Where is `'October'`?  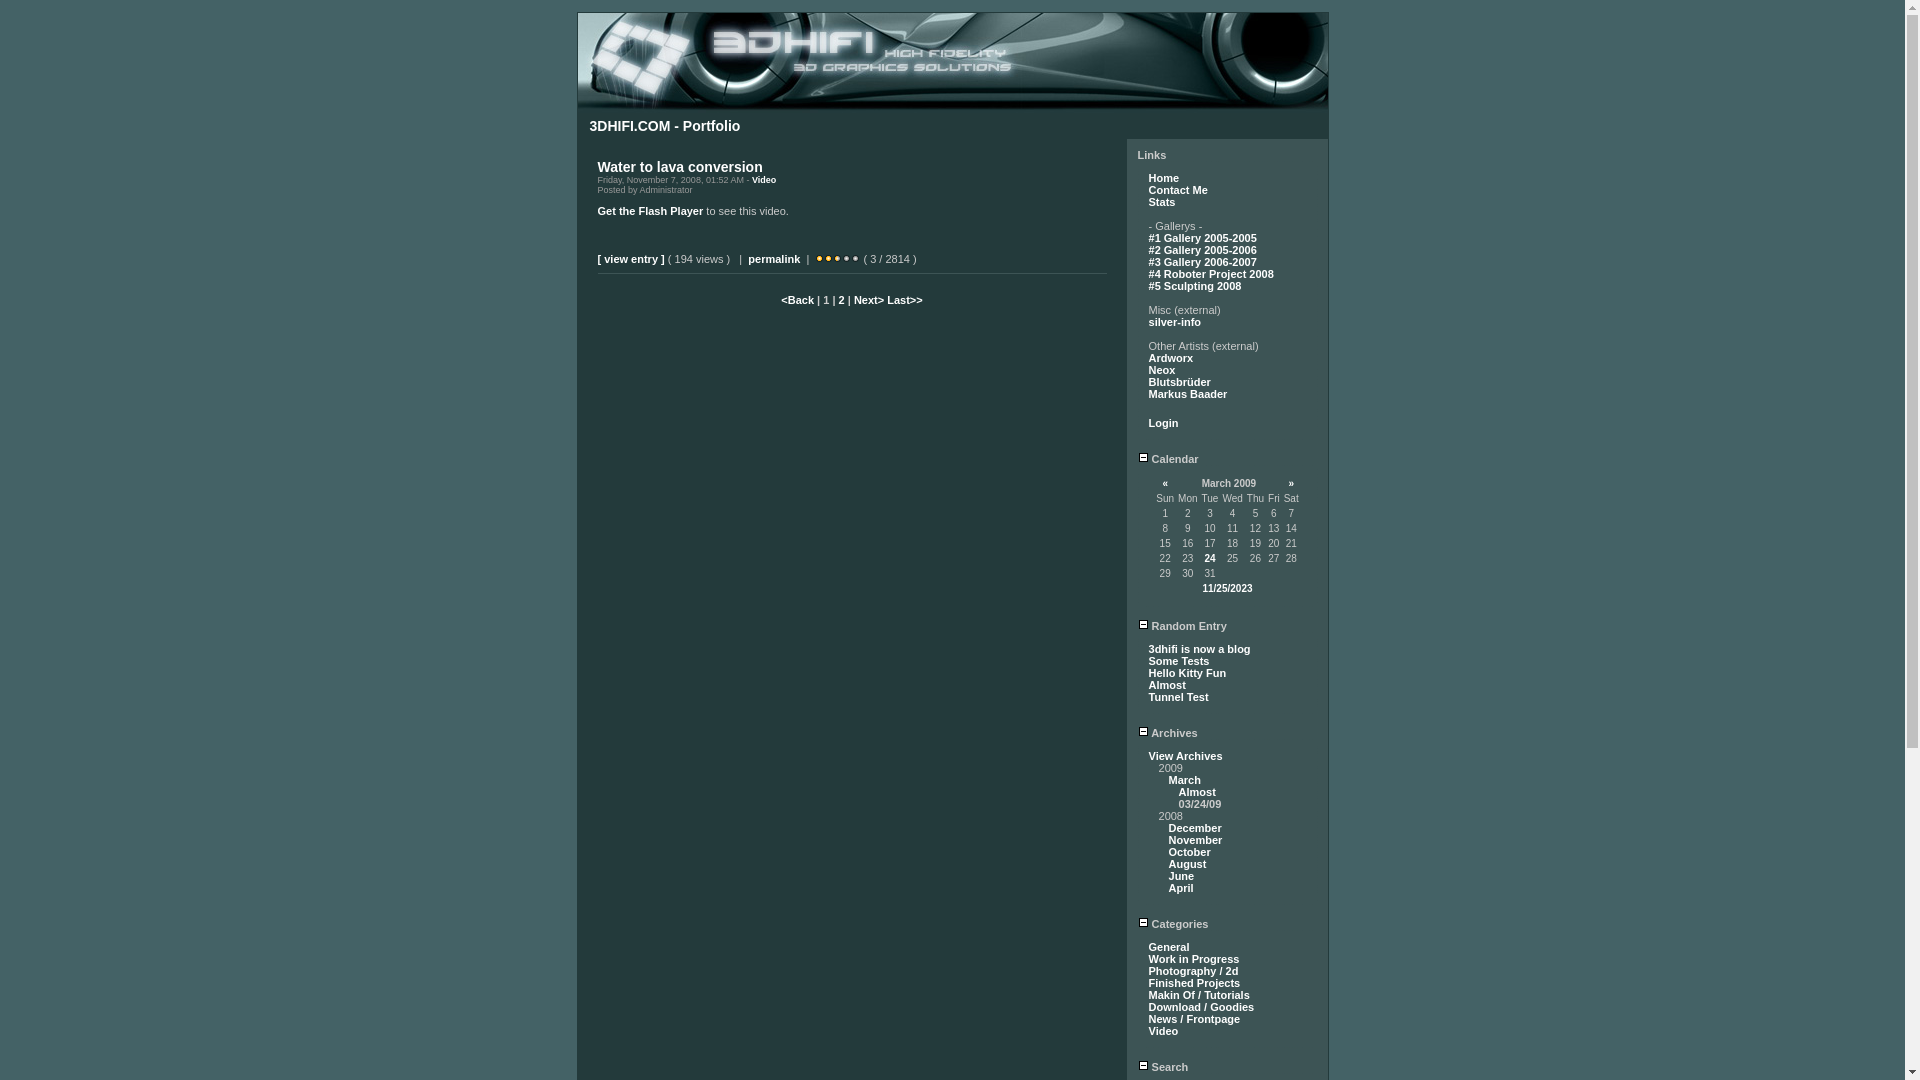
'October' is located at coordinates (1190, 852).